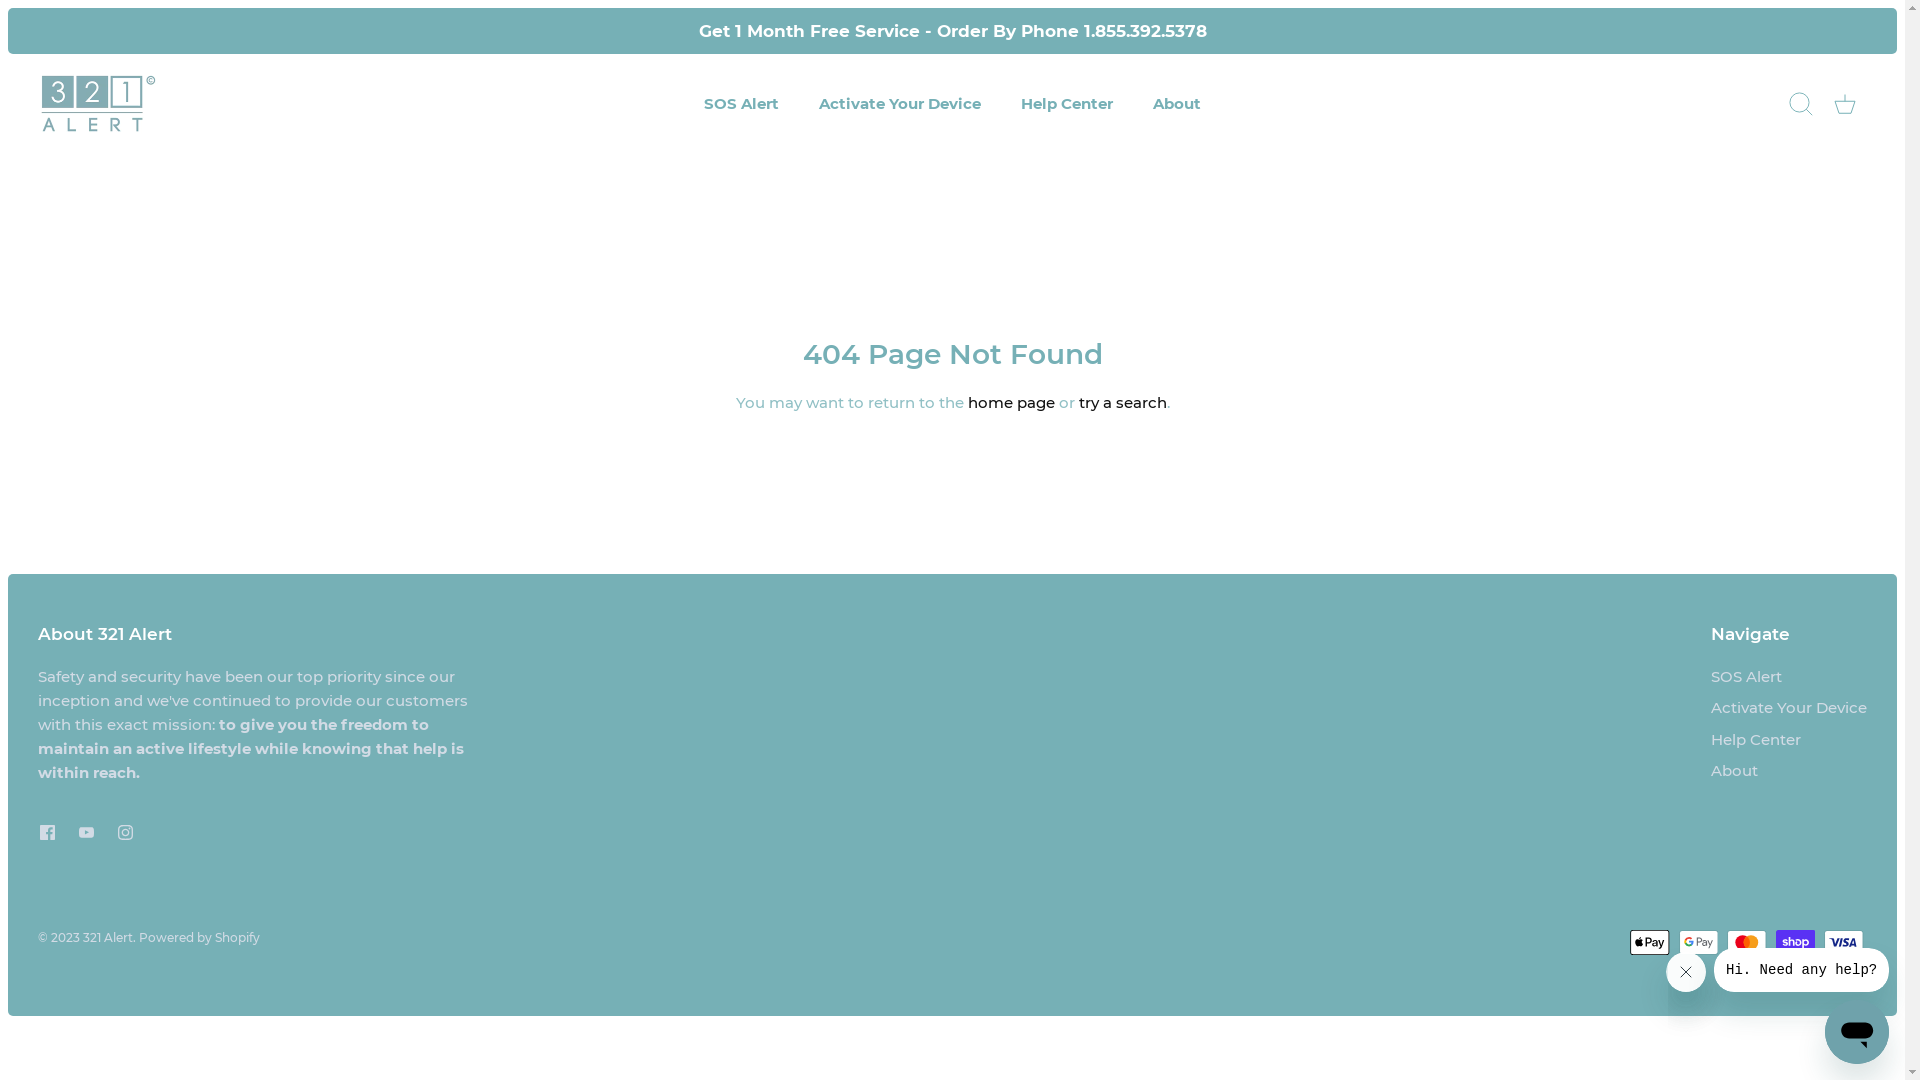 This screenshot has width=1920, height=1080. I want to click on 'Activate Your Device', so click(1789, 706).